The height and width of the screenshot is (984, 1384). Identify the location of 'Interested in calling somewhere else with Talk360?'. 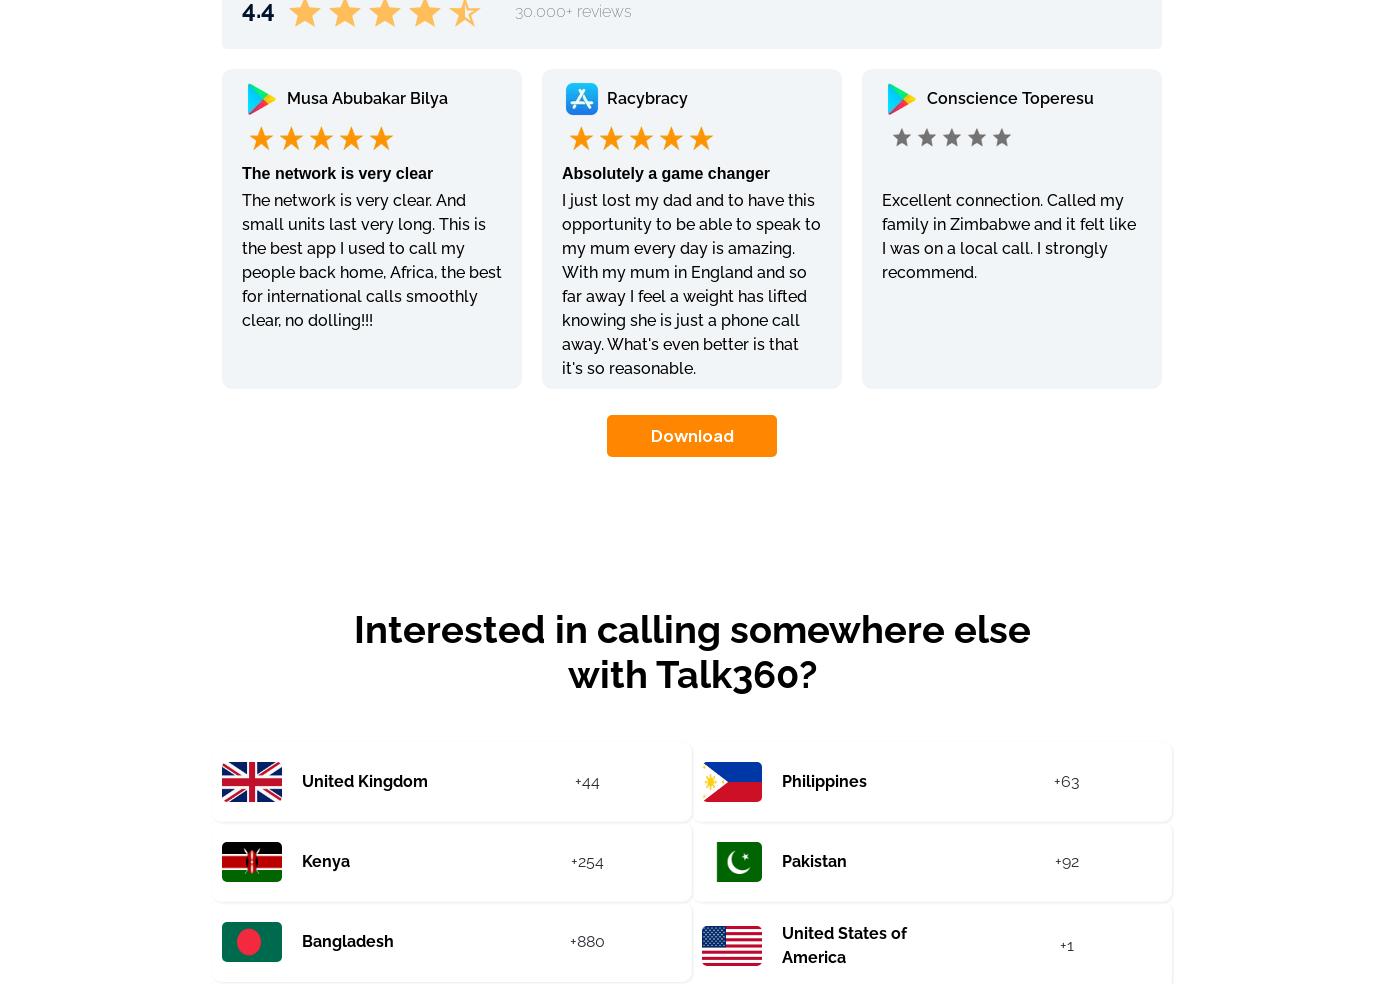
(352, 651).